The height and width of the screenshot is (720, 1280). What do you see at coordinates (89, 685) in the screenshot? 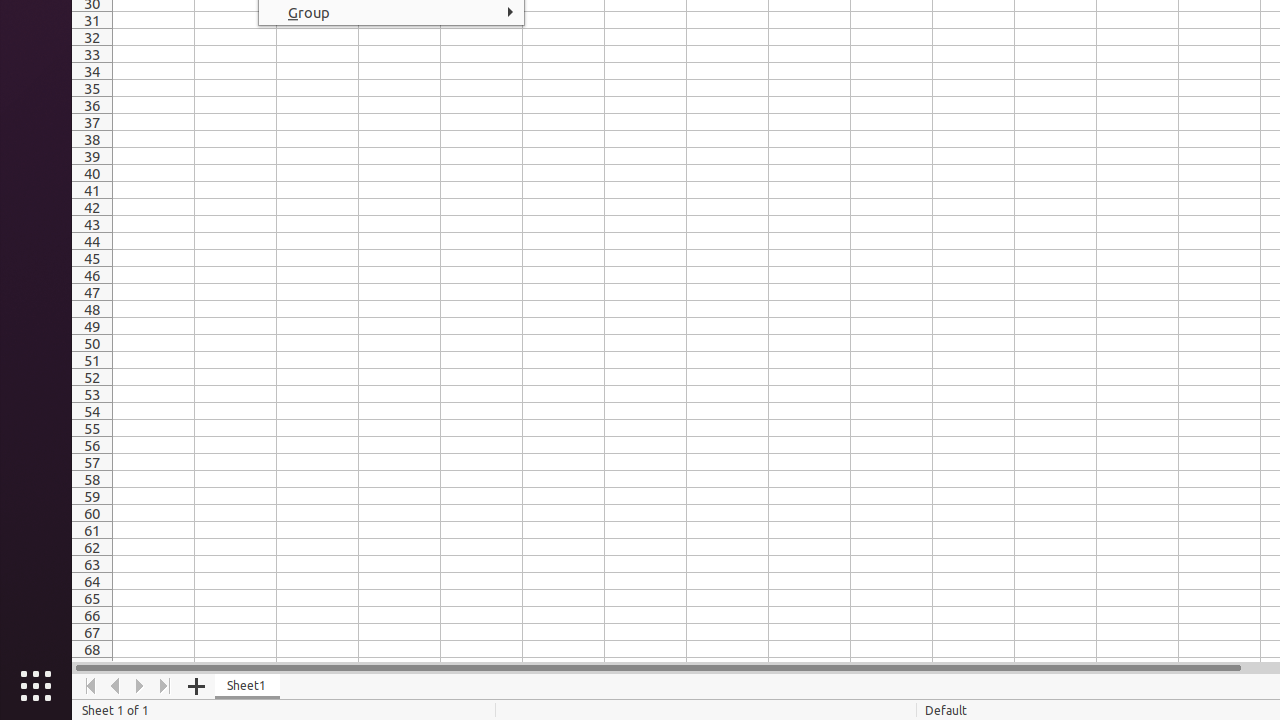
I see `'Move To Home'` at bounding box center [89, 685].